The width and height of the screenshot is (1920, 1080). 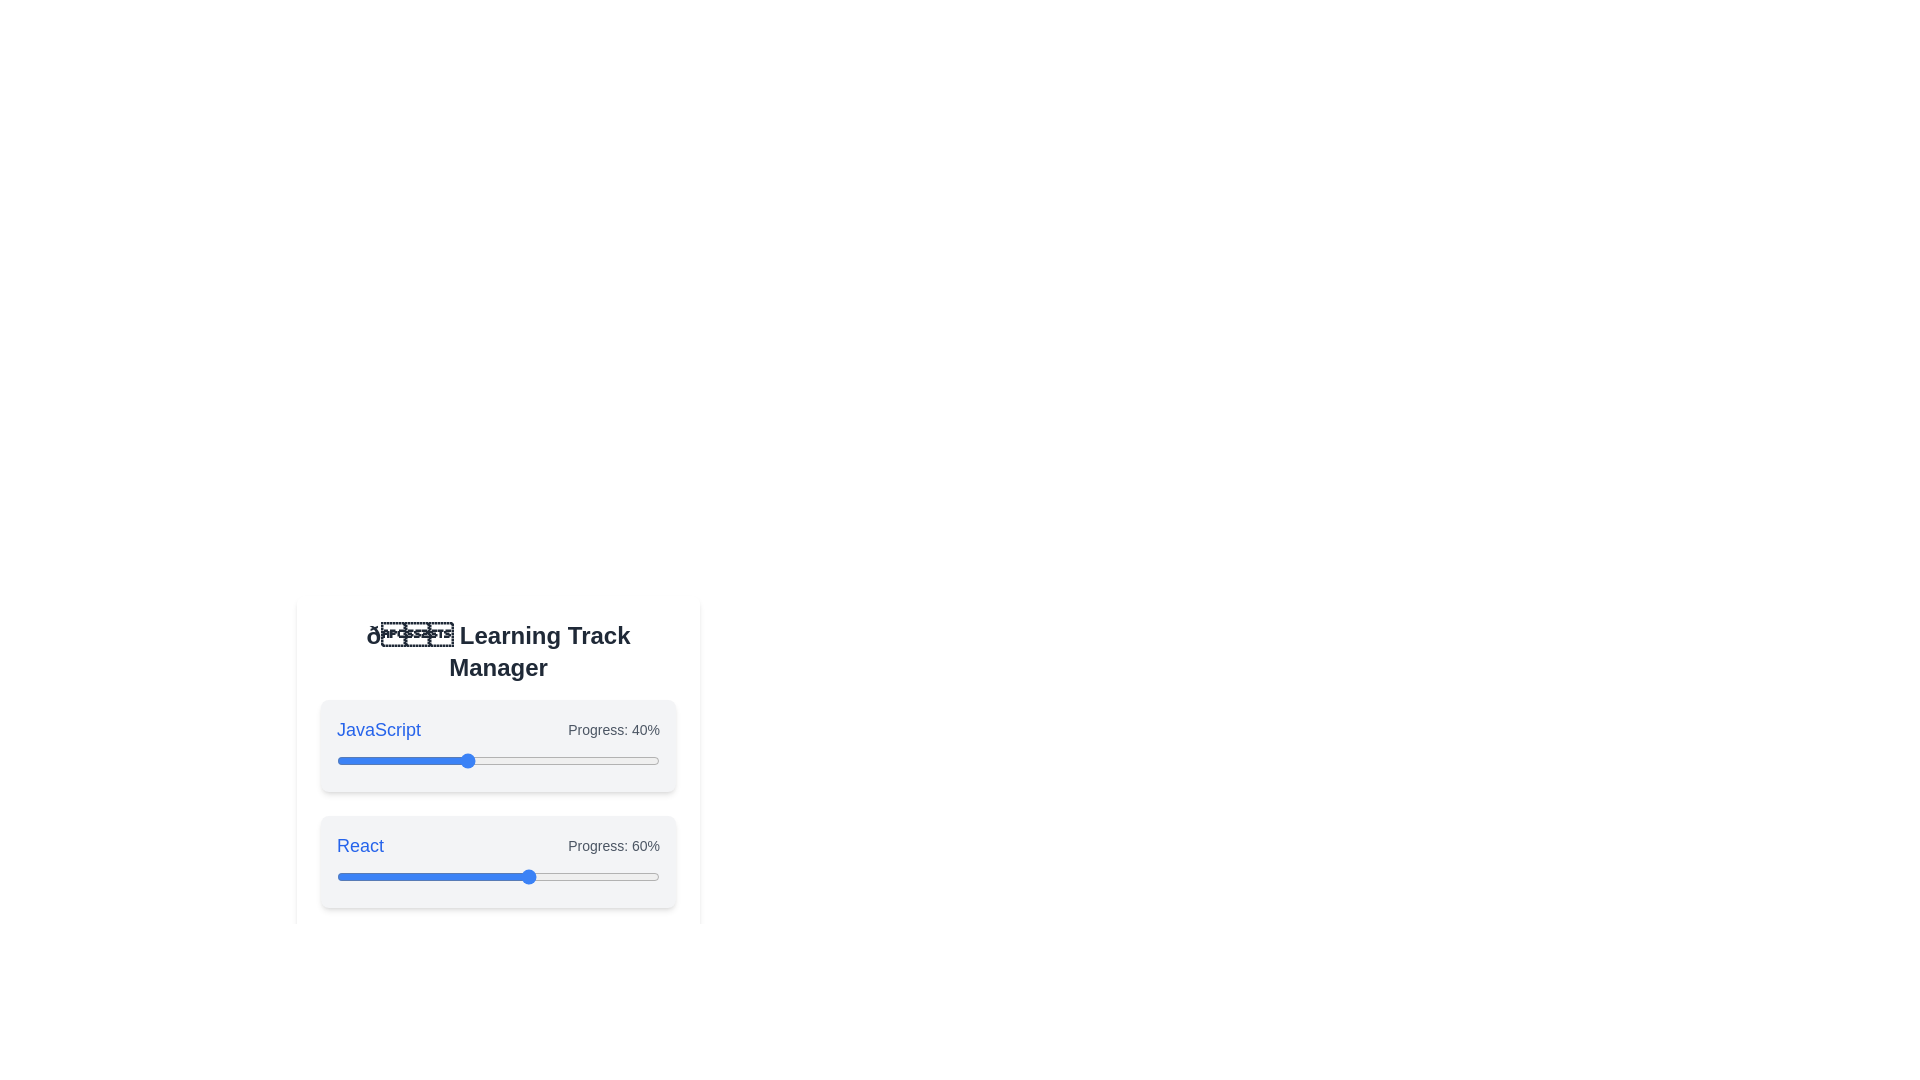 What do you see at coordinates (613, 845) in the screenshot?
I see `the text label displaying 'Progress: 60%' which is styled with a subtle gray font and is positioned to the right of the React label` at bounding box center [613, 845].